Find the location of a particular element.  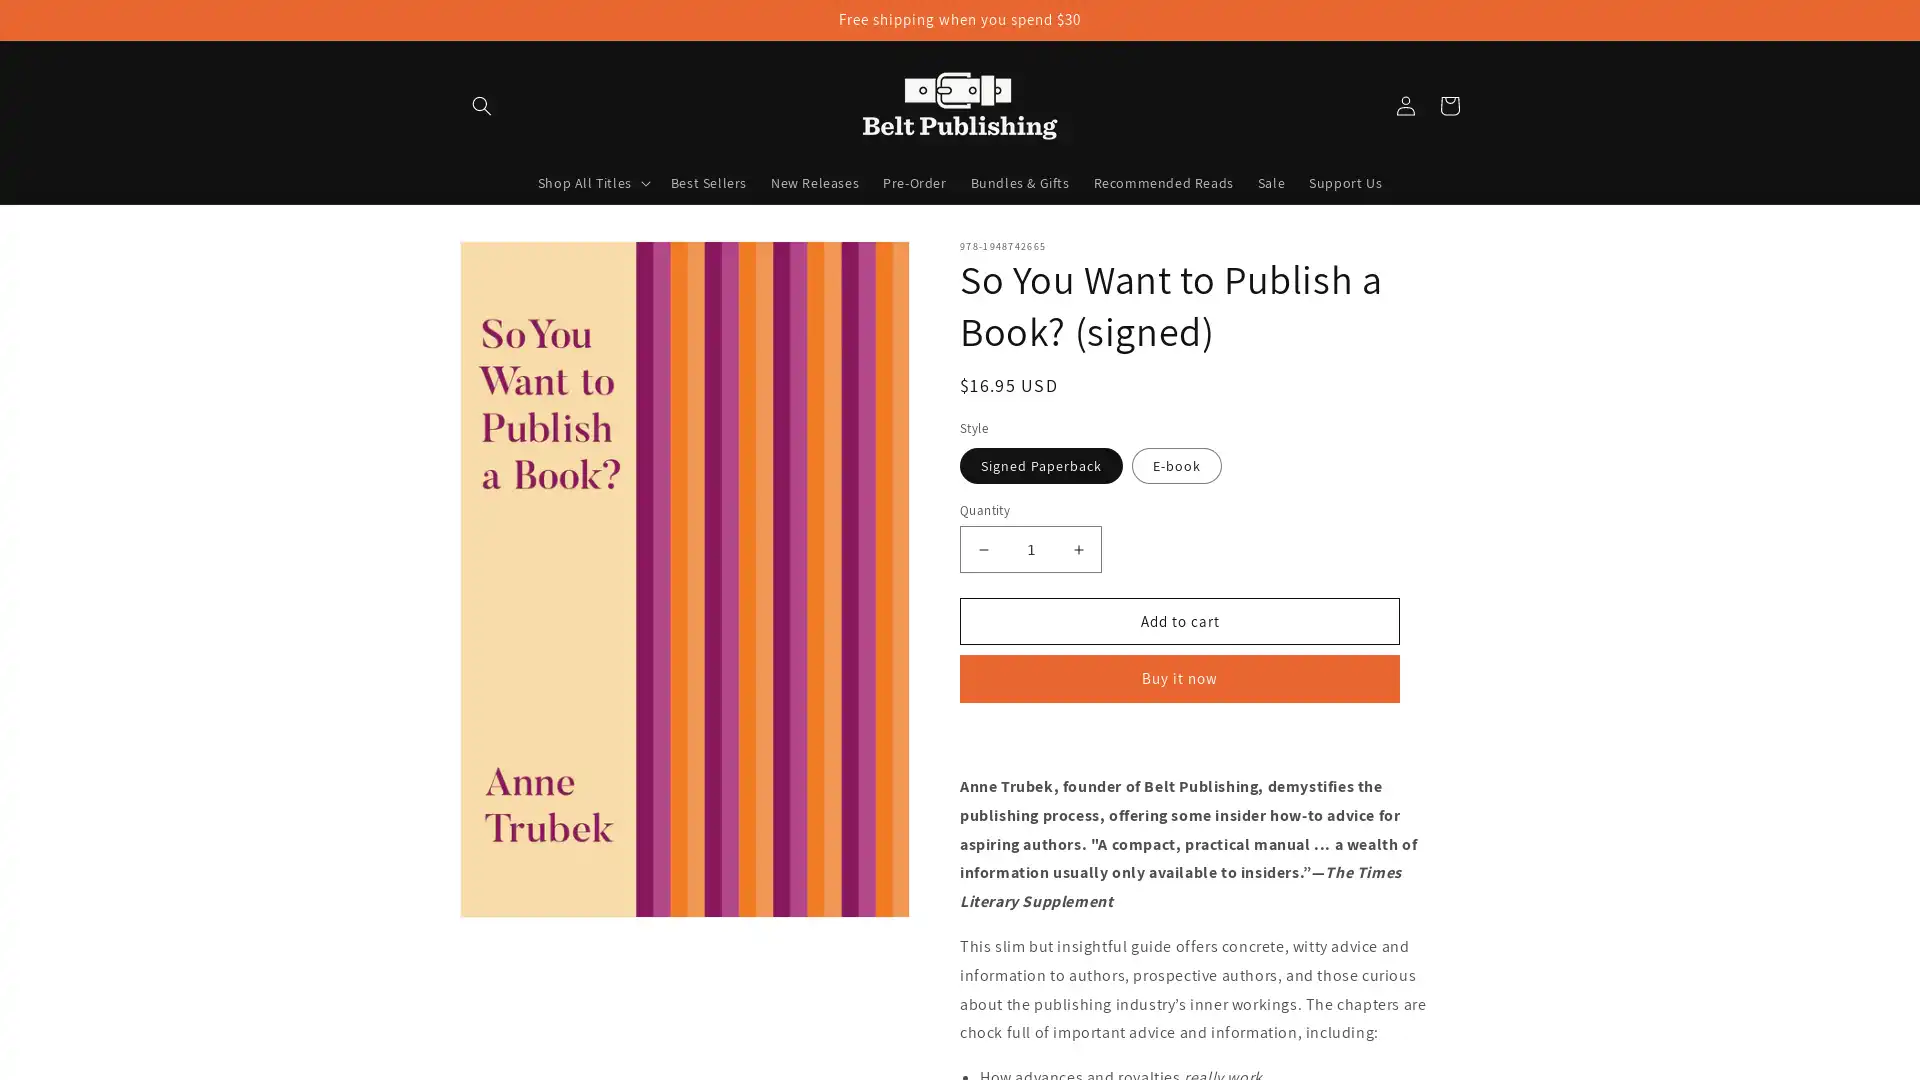

Add to cart is located at coordinates (1180, 620).